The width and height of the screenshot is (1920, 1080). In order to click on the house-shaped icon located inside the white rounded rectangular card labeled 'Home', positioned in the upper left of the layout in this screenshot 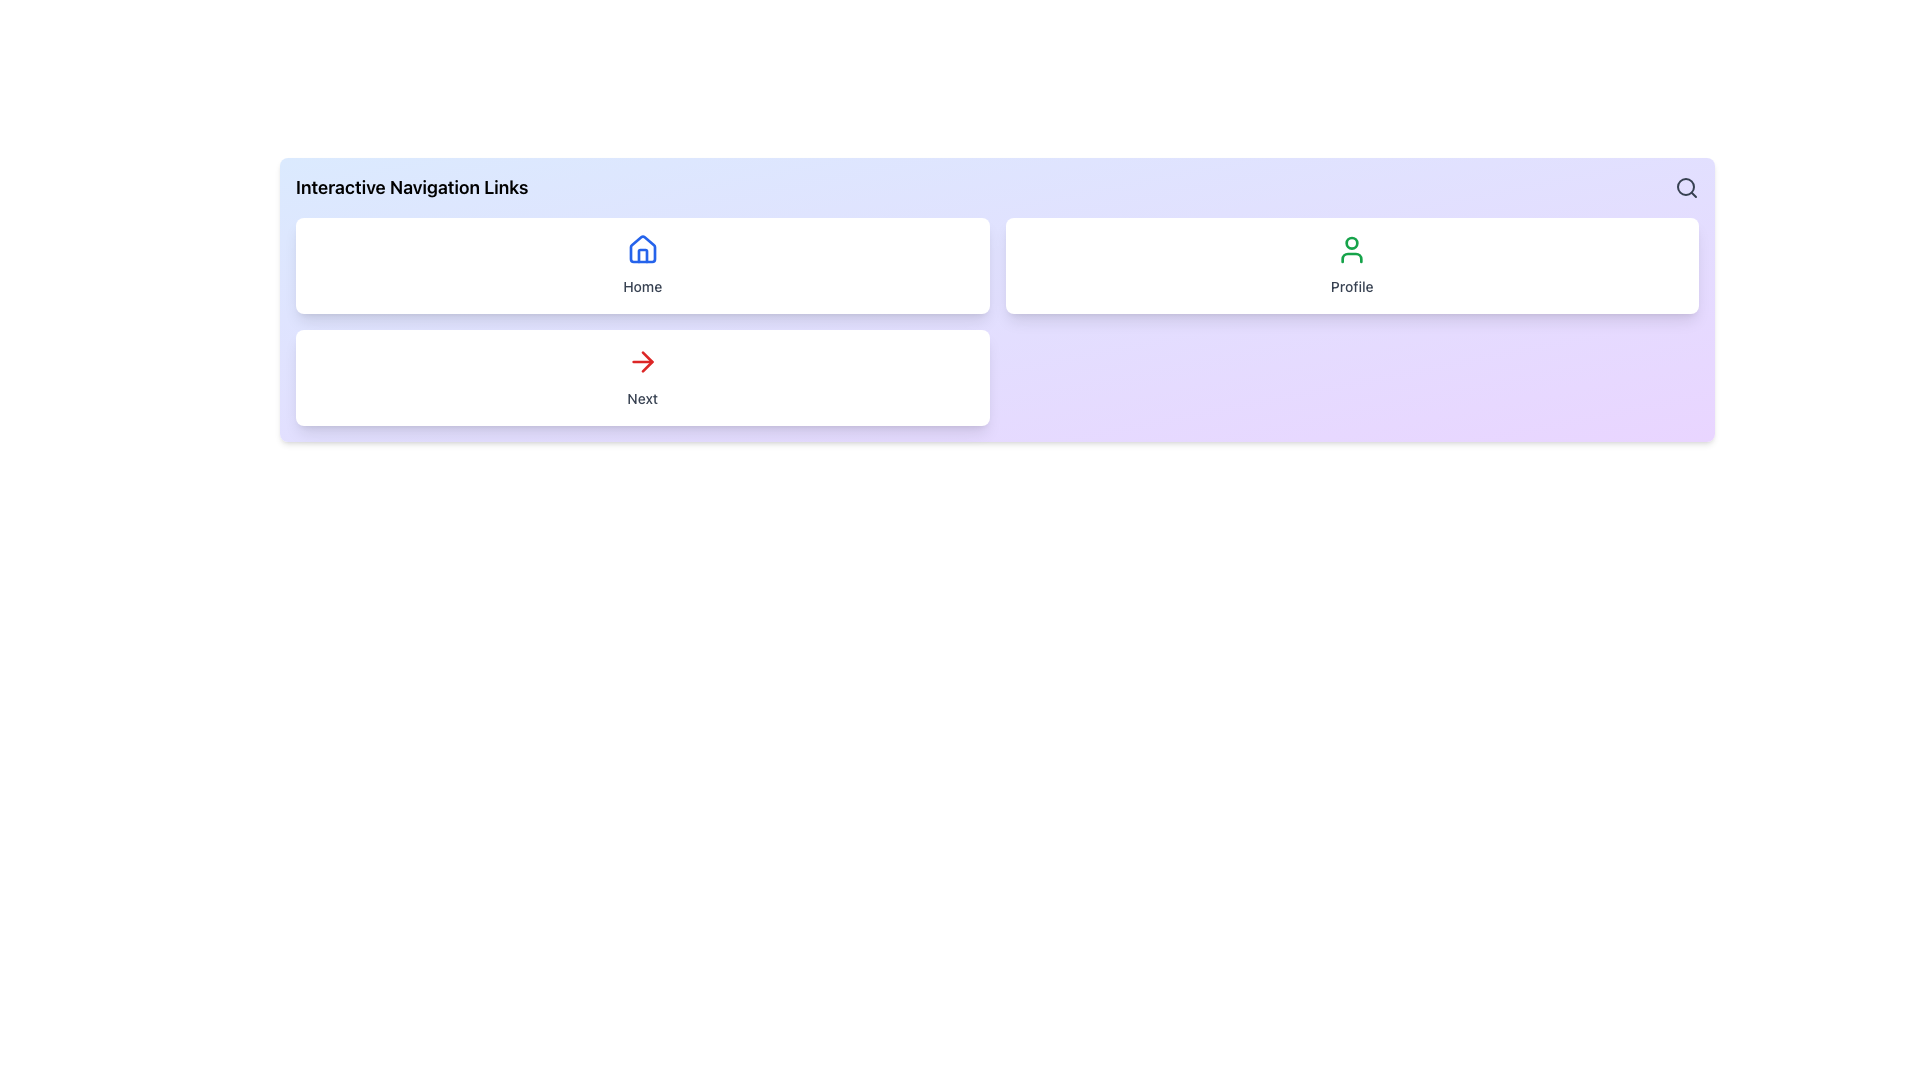, I will do `click(642, 249)`.